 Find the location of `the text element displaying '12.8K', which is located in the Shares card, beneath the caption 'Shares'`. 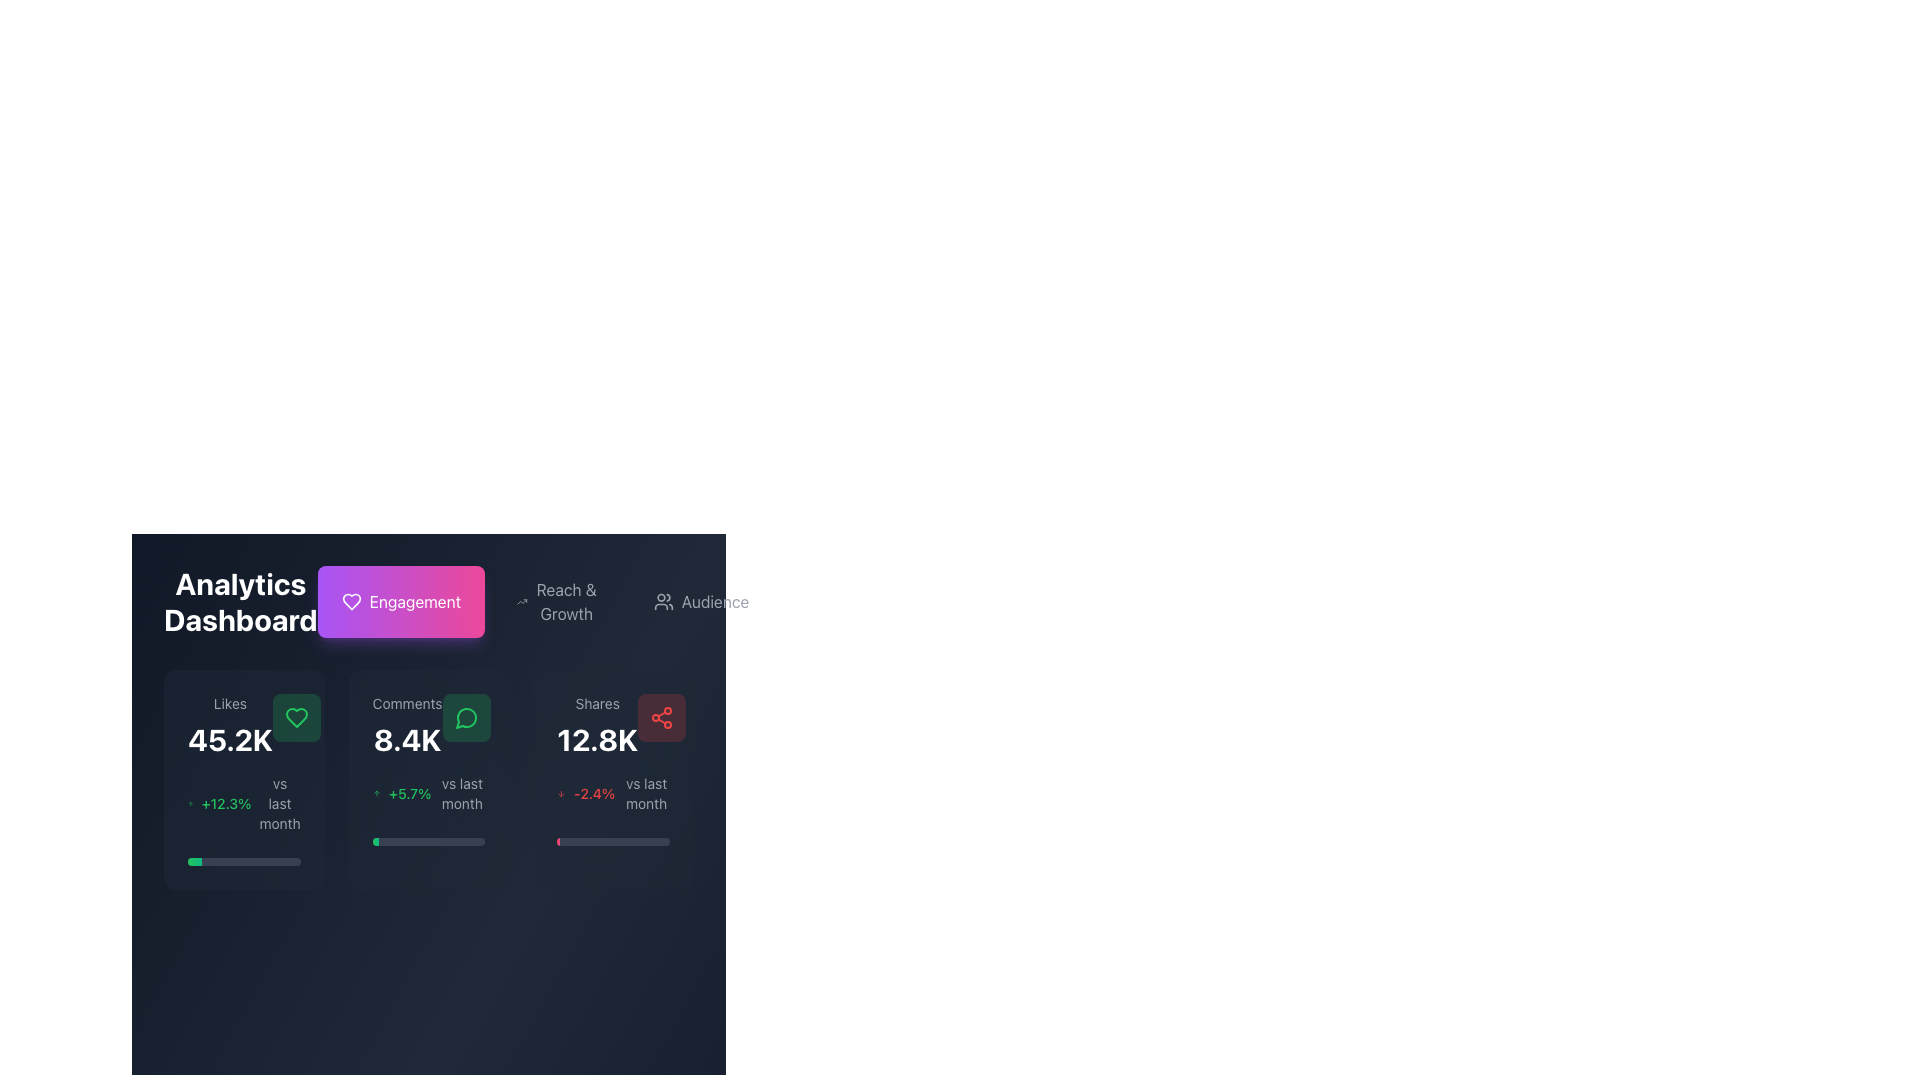

the text element displaying '12.8K', which is located in the Shares card, beneath the caption 'Shares' is located at coordinates (596, 740).